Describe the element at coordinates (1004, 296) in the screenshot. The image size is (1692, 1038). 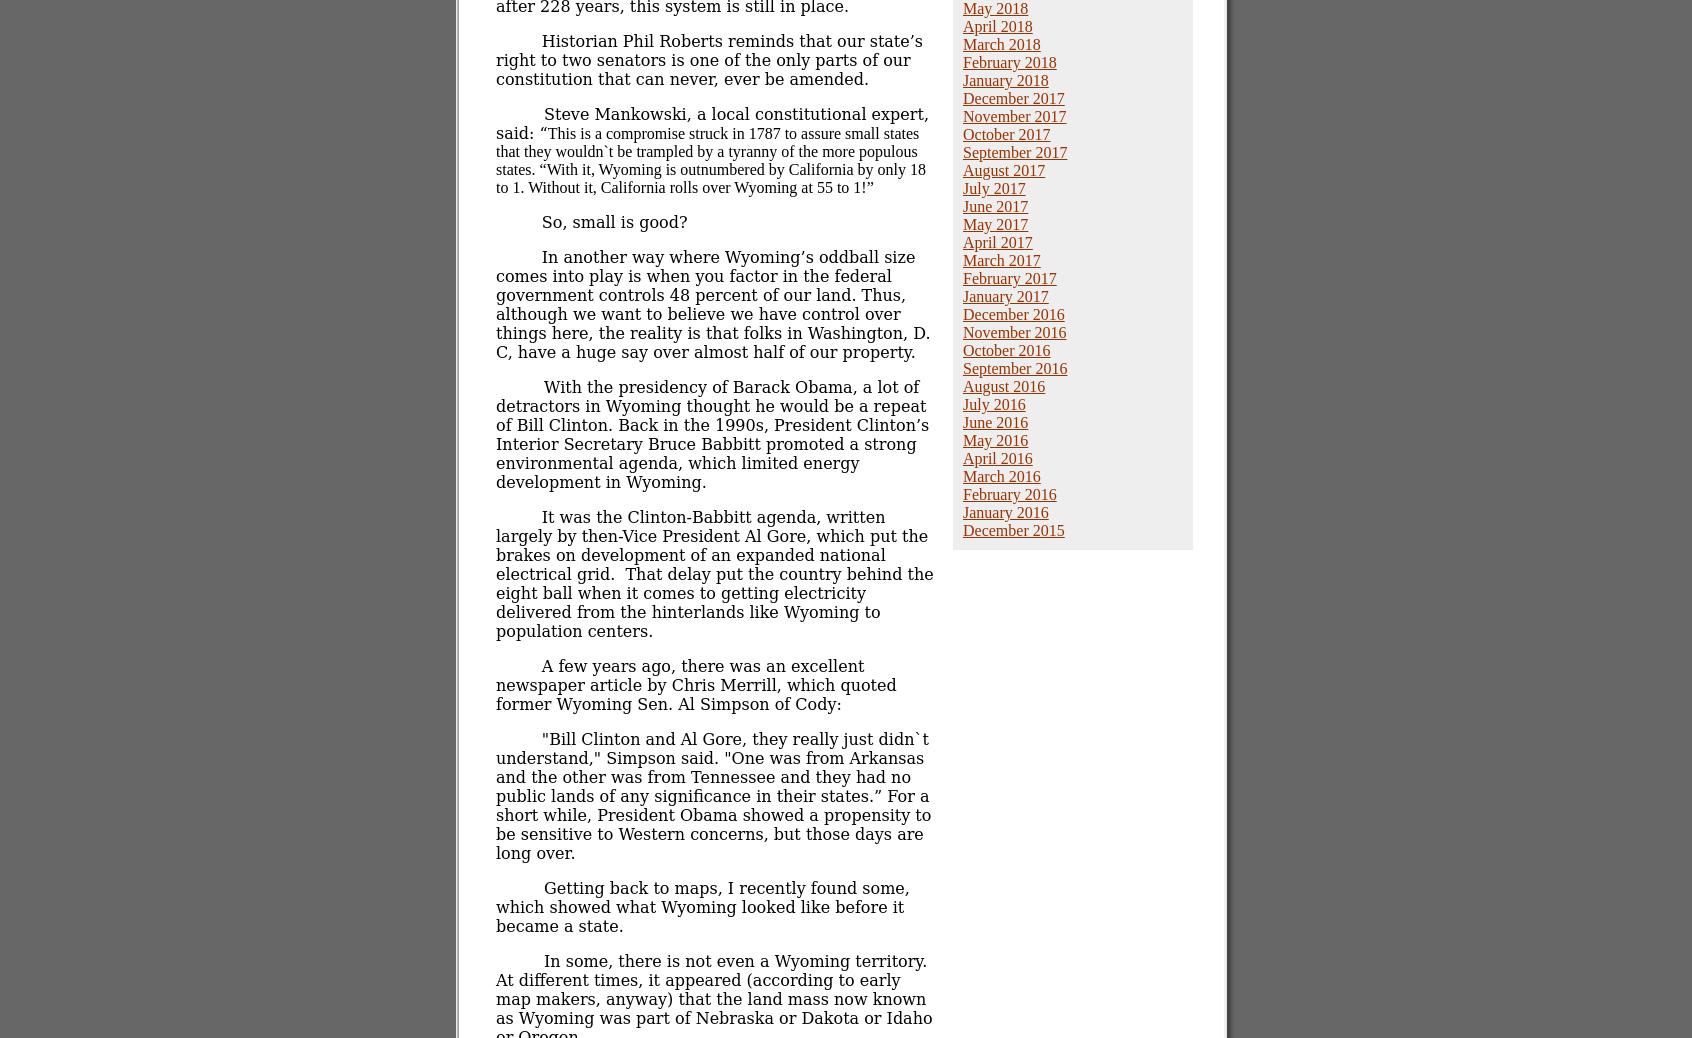
I see `'January 2017'` at that location.